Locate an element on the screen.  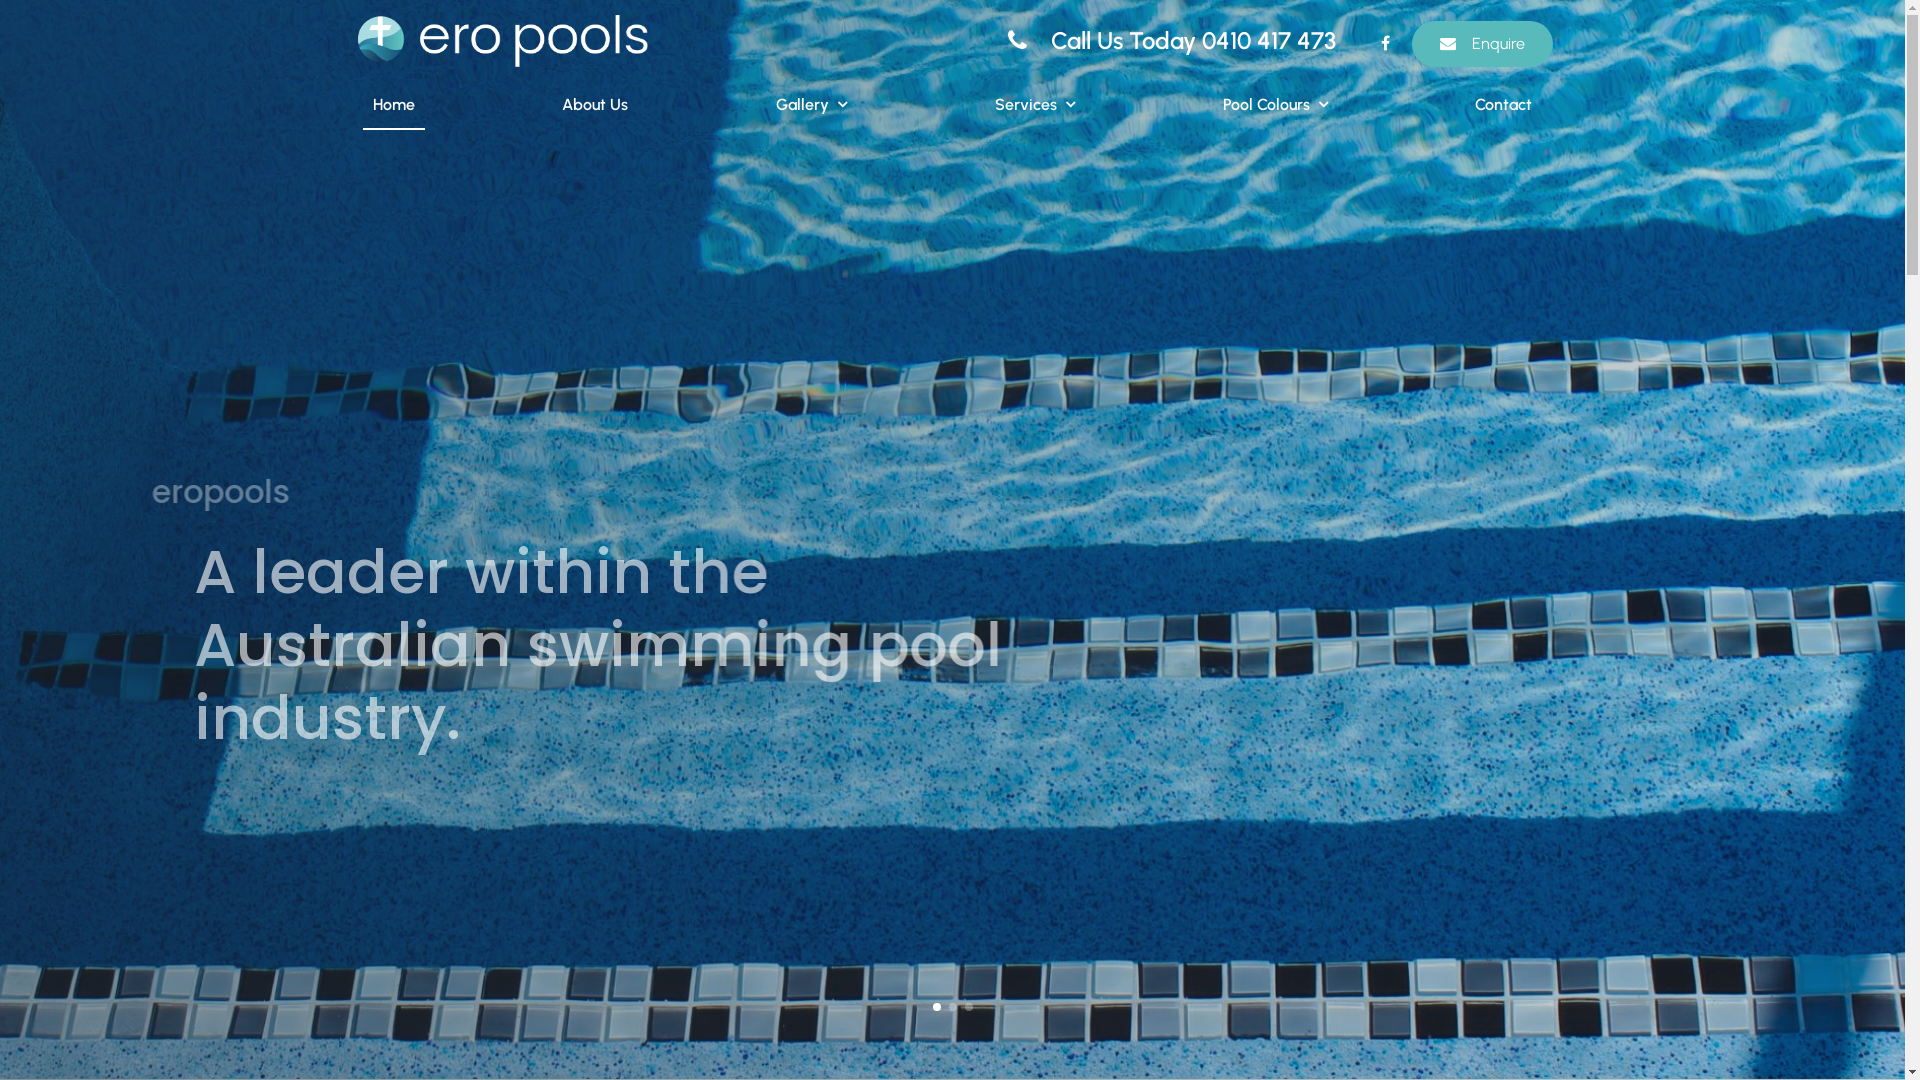
'Pool Colours' is located at coordinates (1274, 105).